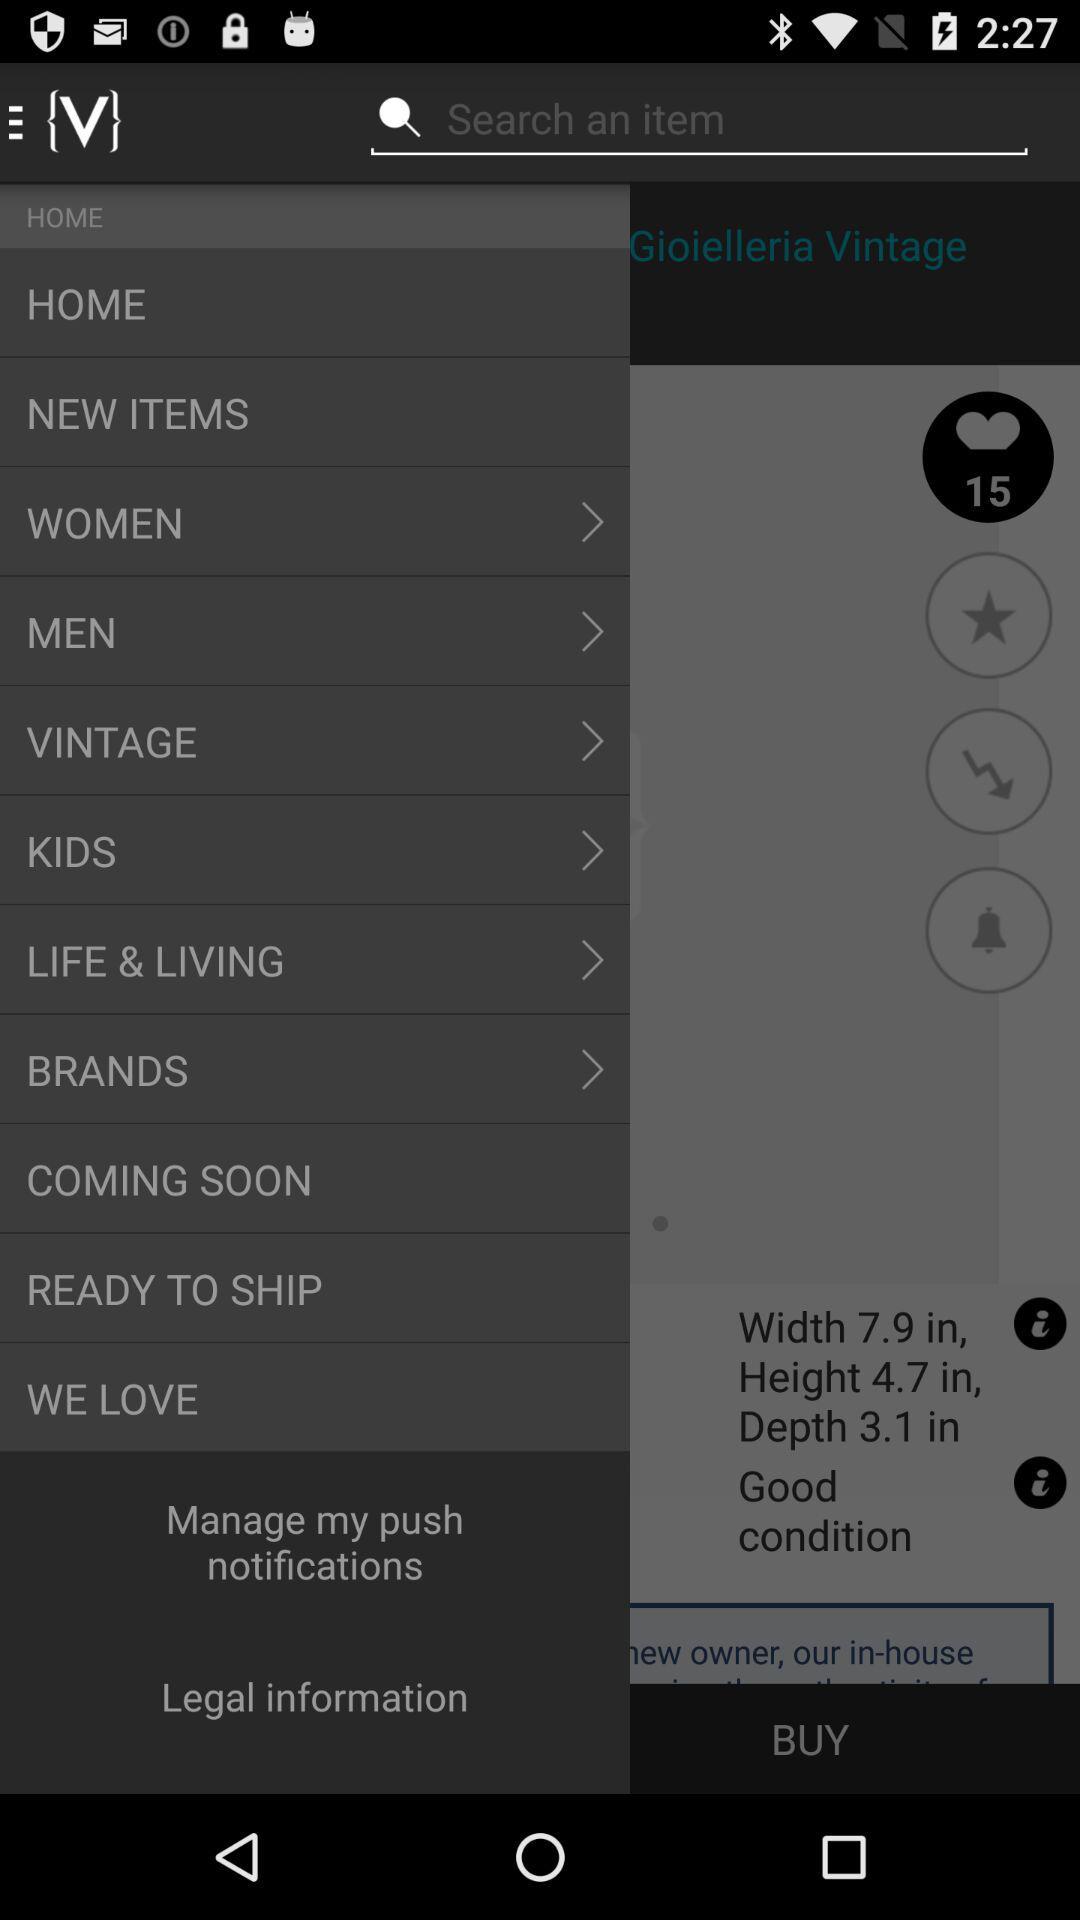 The width and height of the screenshot is (1080, 1920). I want to click on the notifications icon, so click(987, 994).